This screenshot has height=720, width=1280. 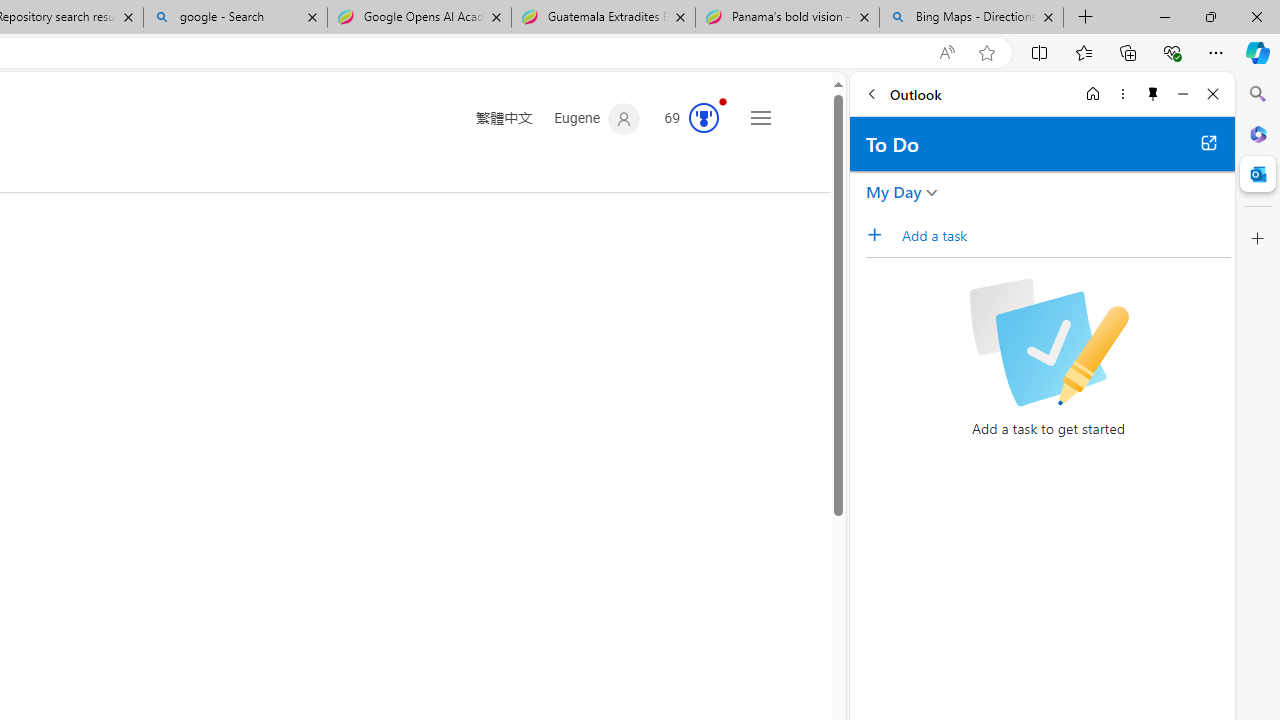 What do you see at coordinates (1212, 93) in the screenshot?
I see `'Close'` at bounding box center [1212, 93].